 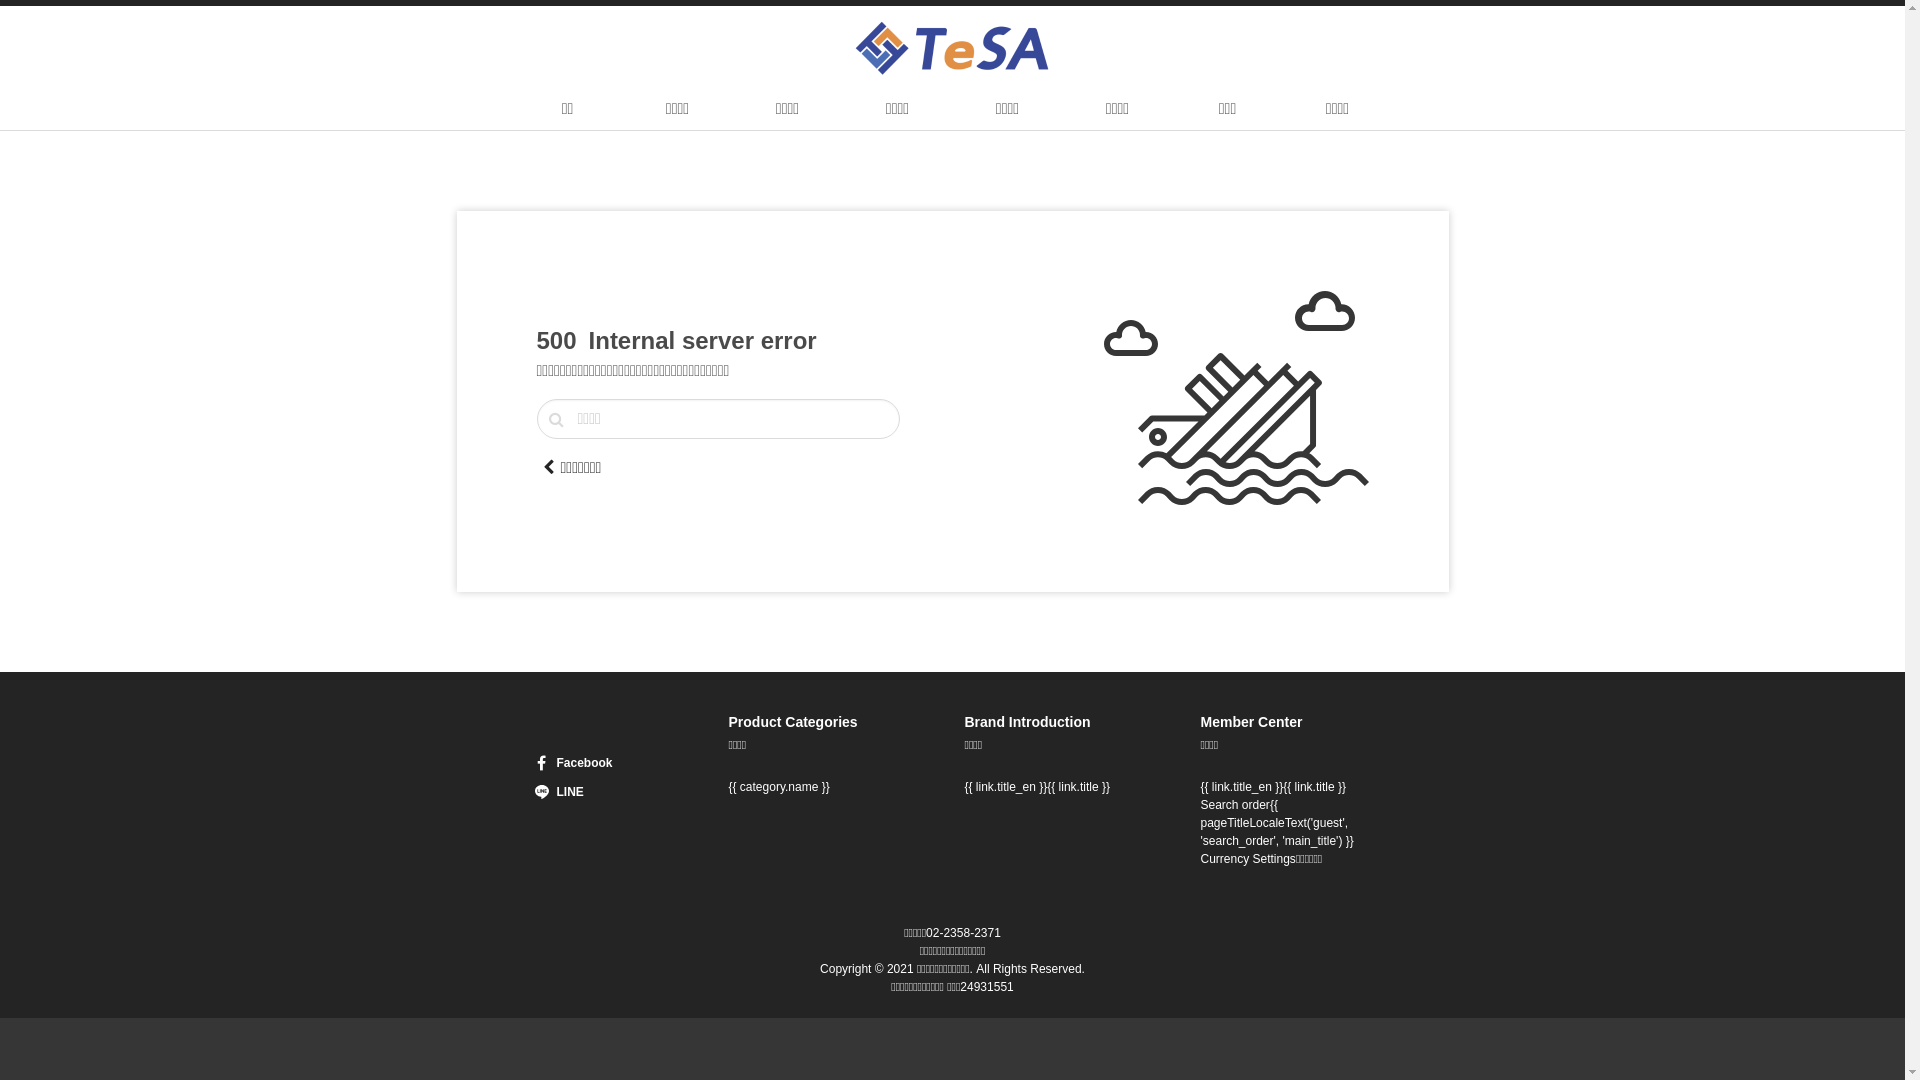 I want to click on 'LINE', so click(x=592, y=790).